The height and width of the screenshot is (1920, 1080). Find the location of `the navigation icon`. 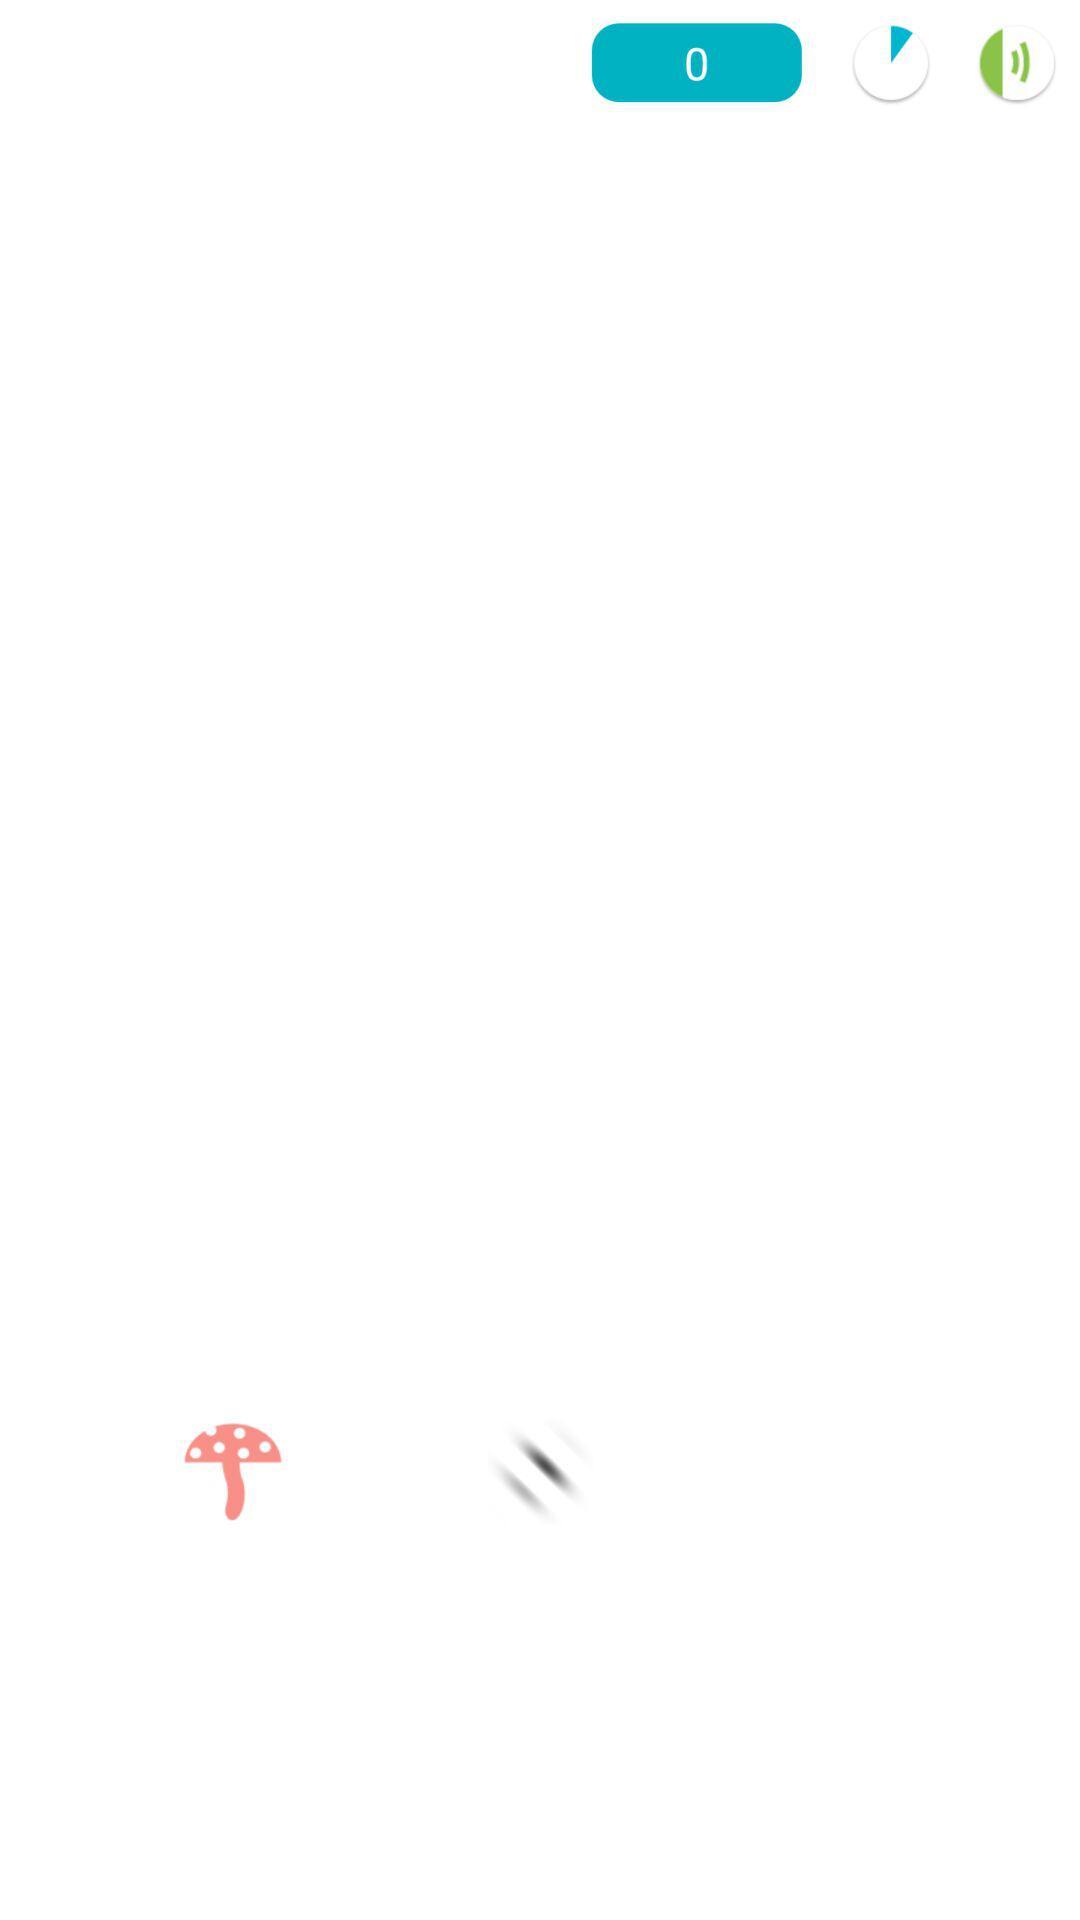

the navigation icon is located at coordinates (540, 1472).